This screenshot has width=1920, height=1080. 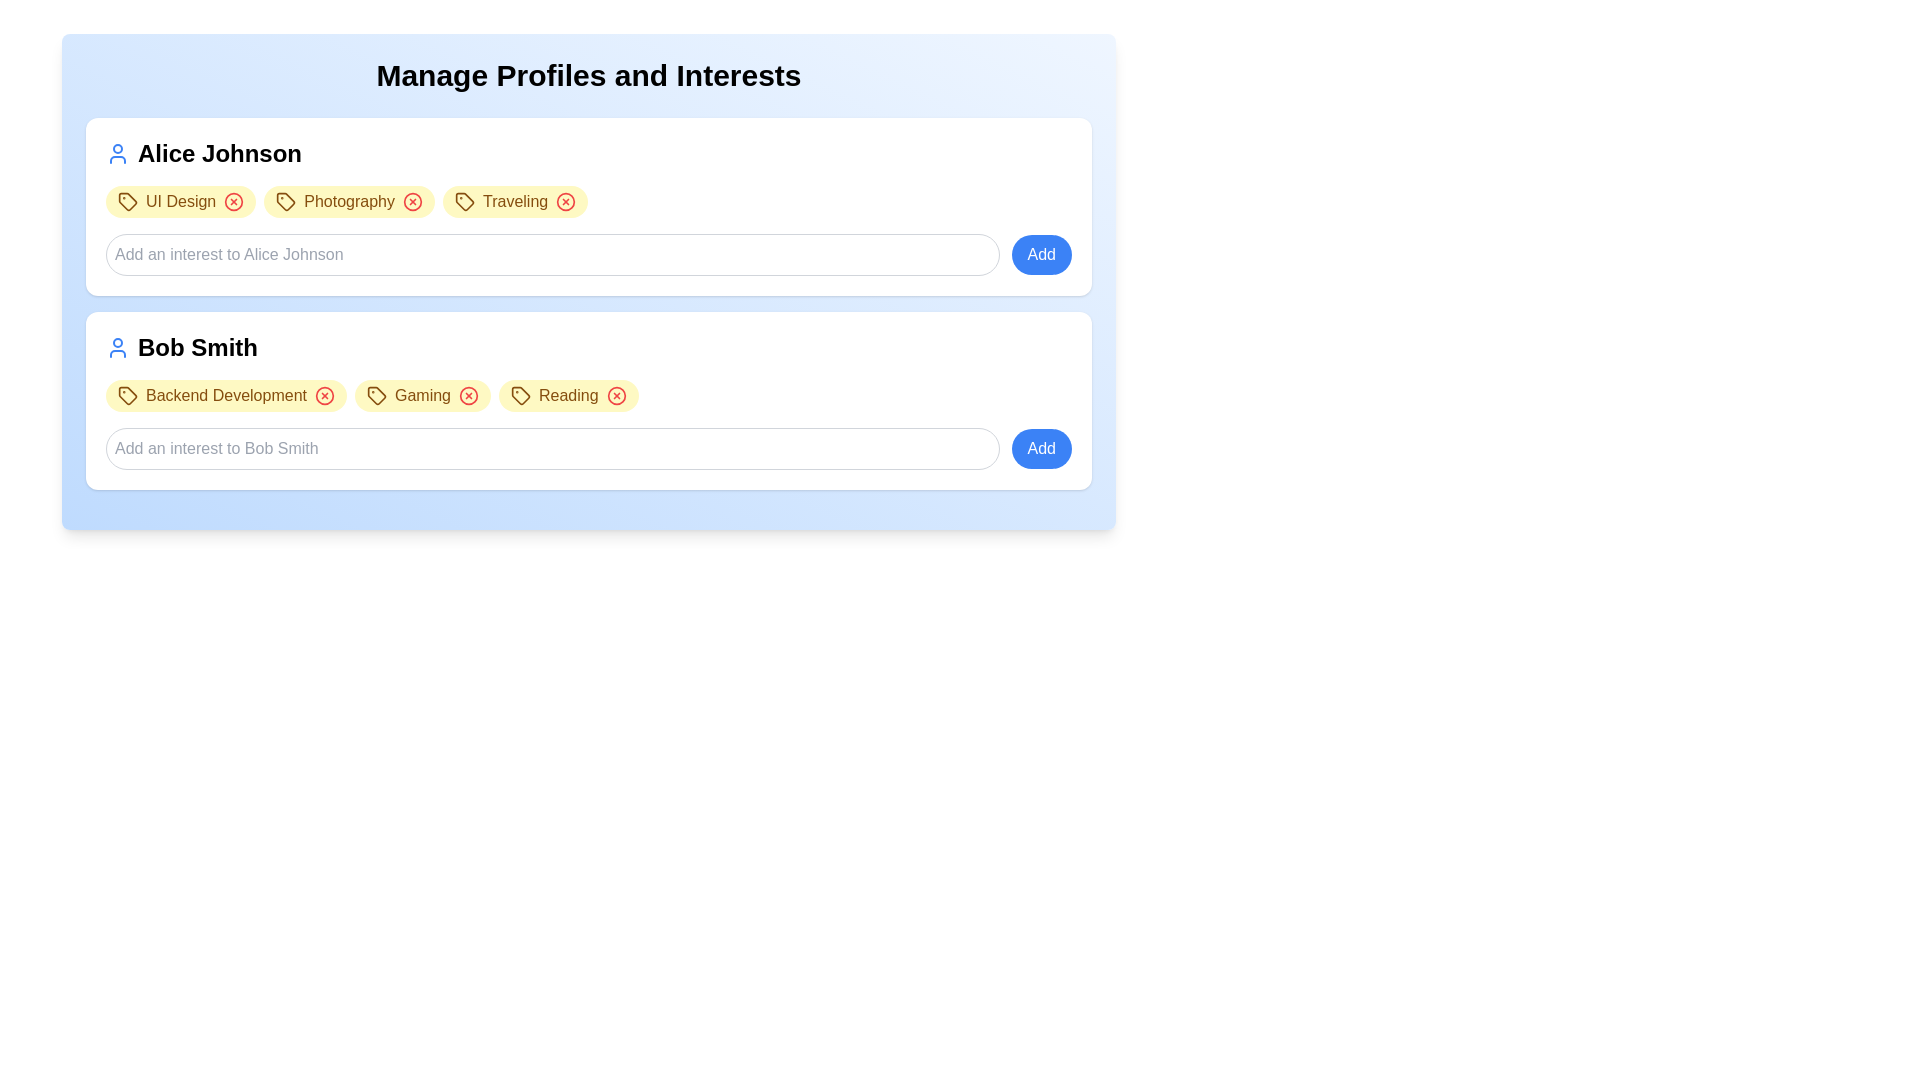 What do you see at coordinates (464, 201) in the screenshot?
I see `the 'Traveling' tag icon, which visually indicates the user's categorized interest in traveling, located under the profile of 'Alice Johnson'` at bounding box center [464, 201].